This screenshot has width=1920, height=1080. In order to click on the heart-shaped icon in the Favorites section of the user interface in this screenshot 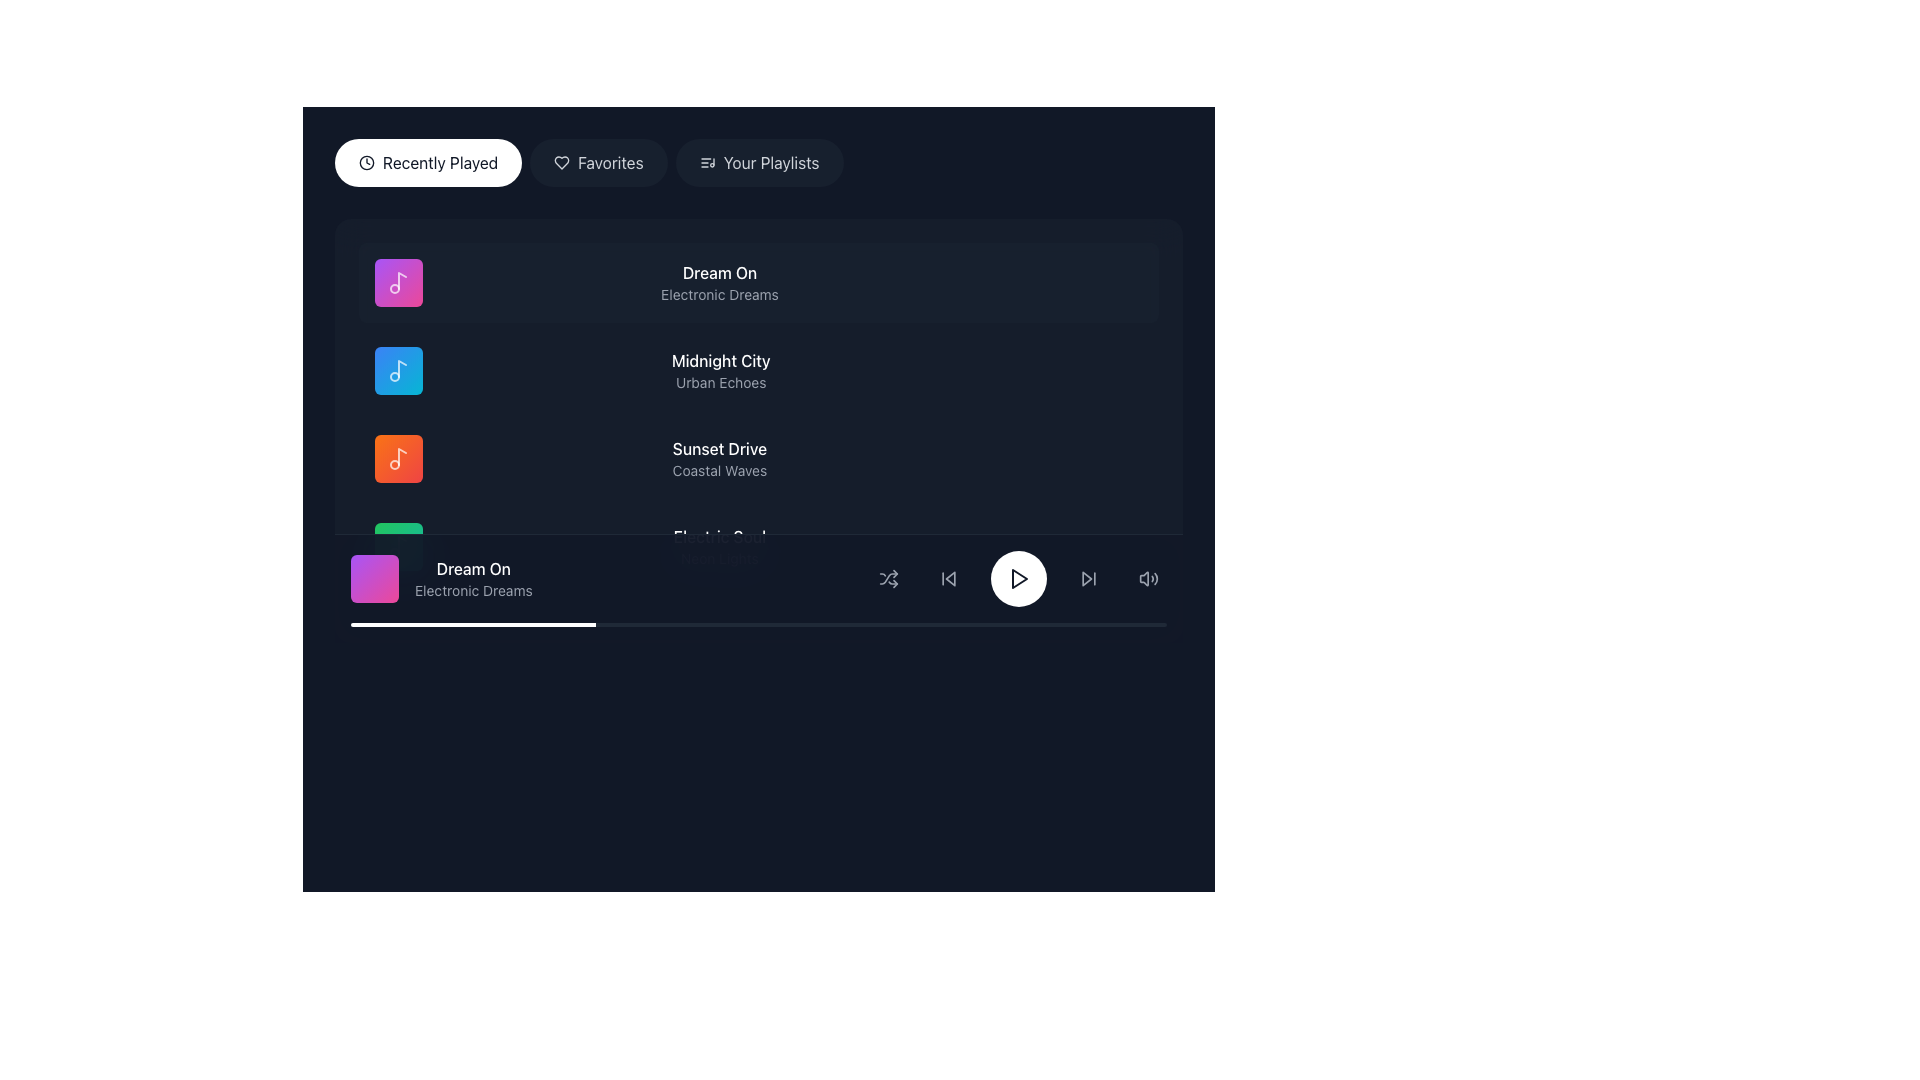, I will do `click(561, 161)`.